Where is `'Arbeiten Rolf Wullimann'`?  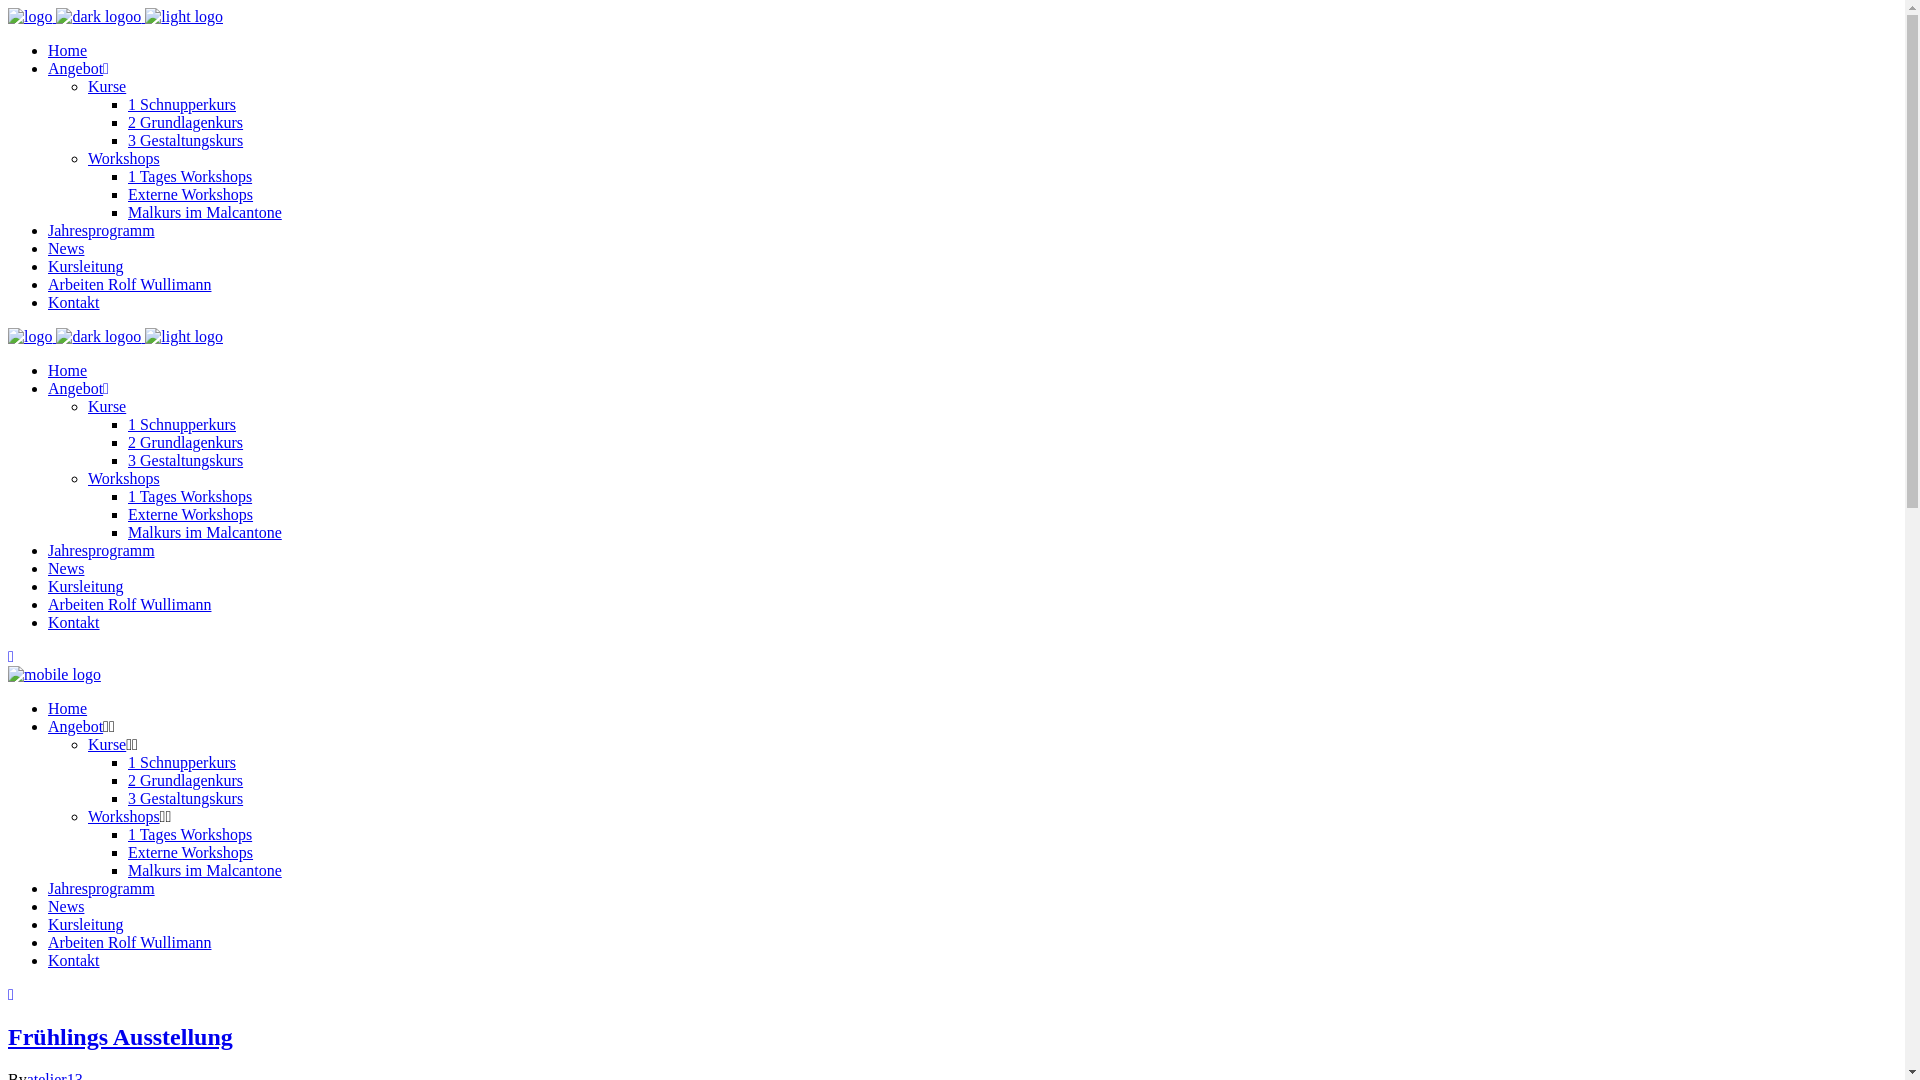 'Arbeiten Rolf Wullimann' is located at coordinates (128, 284).